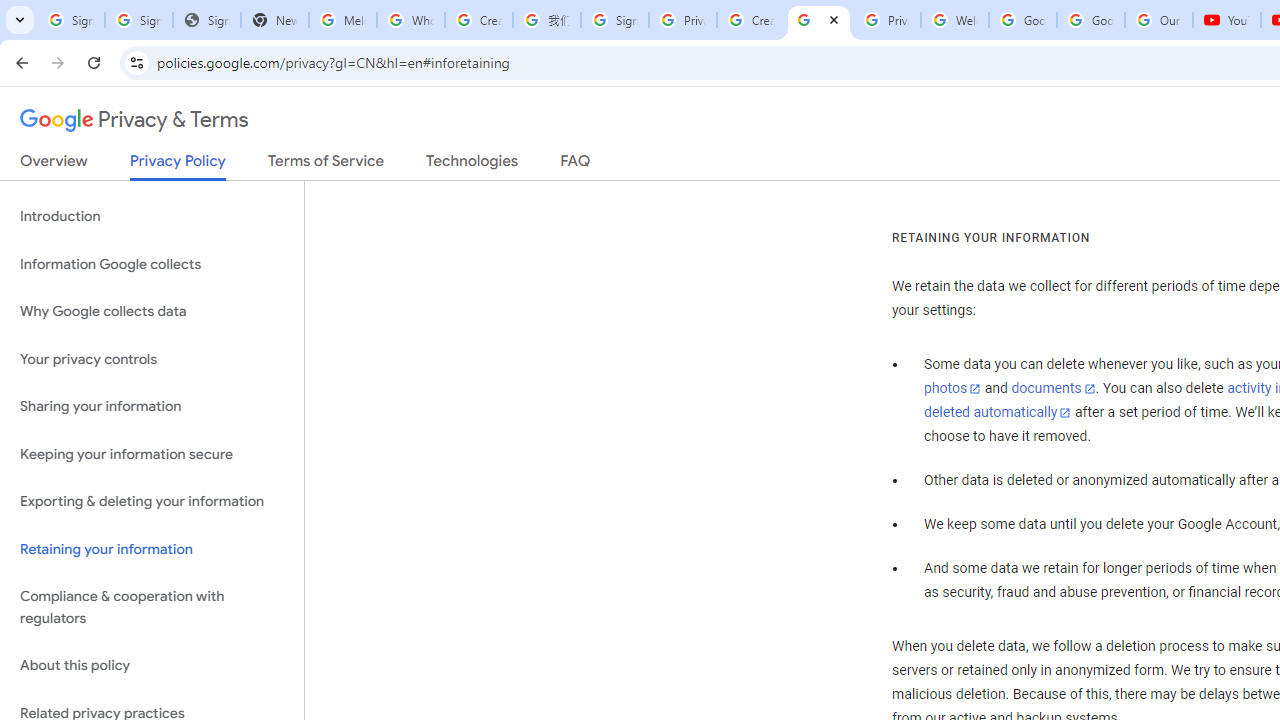  What do you see at coordinates (575, 164) in the screenshot?
I see `'FAQ'` at bounding box center [575, 164].